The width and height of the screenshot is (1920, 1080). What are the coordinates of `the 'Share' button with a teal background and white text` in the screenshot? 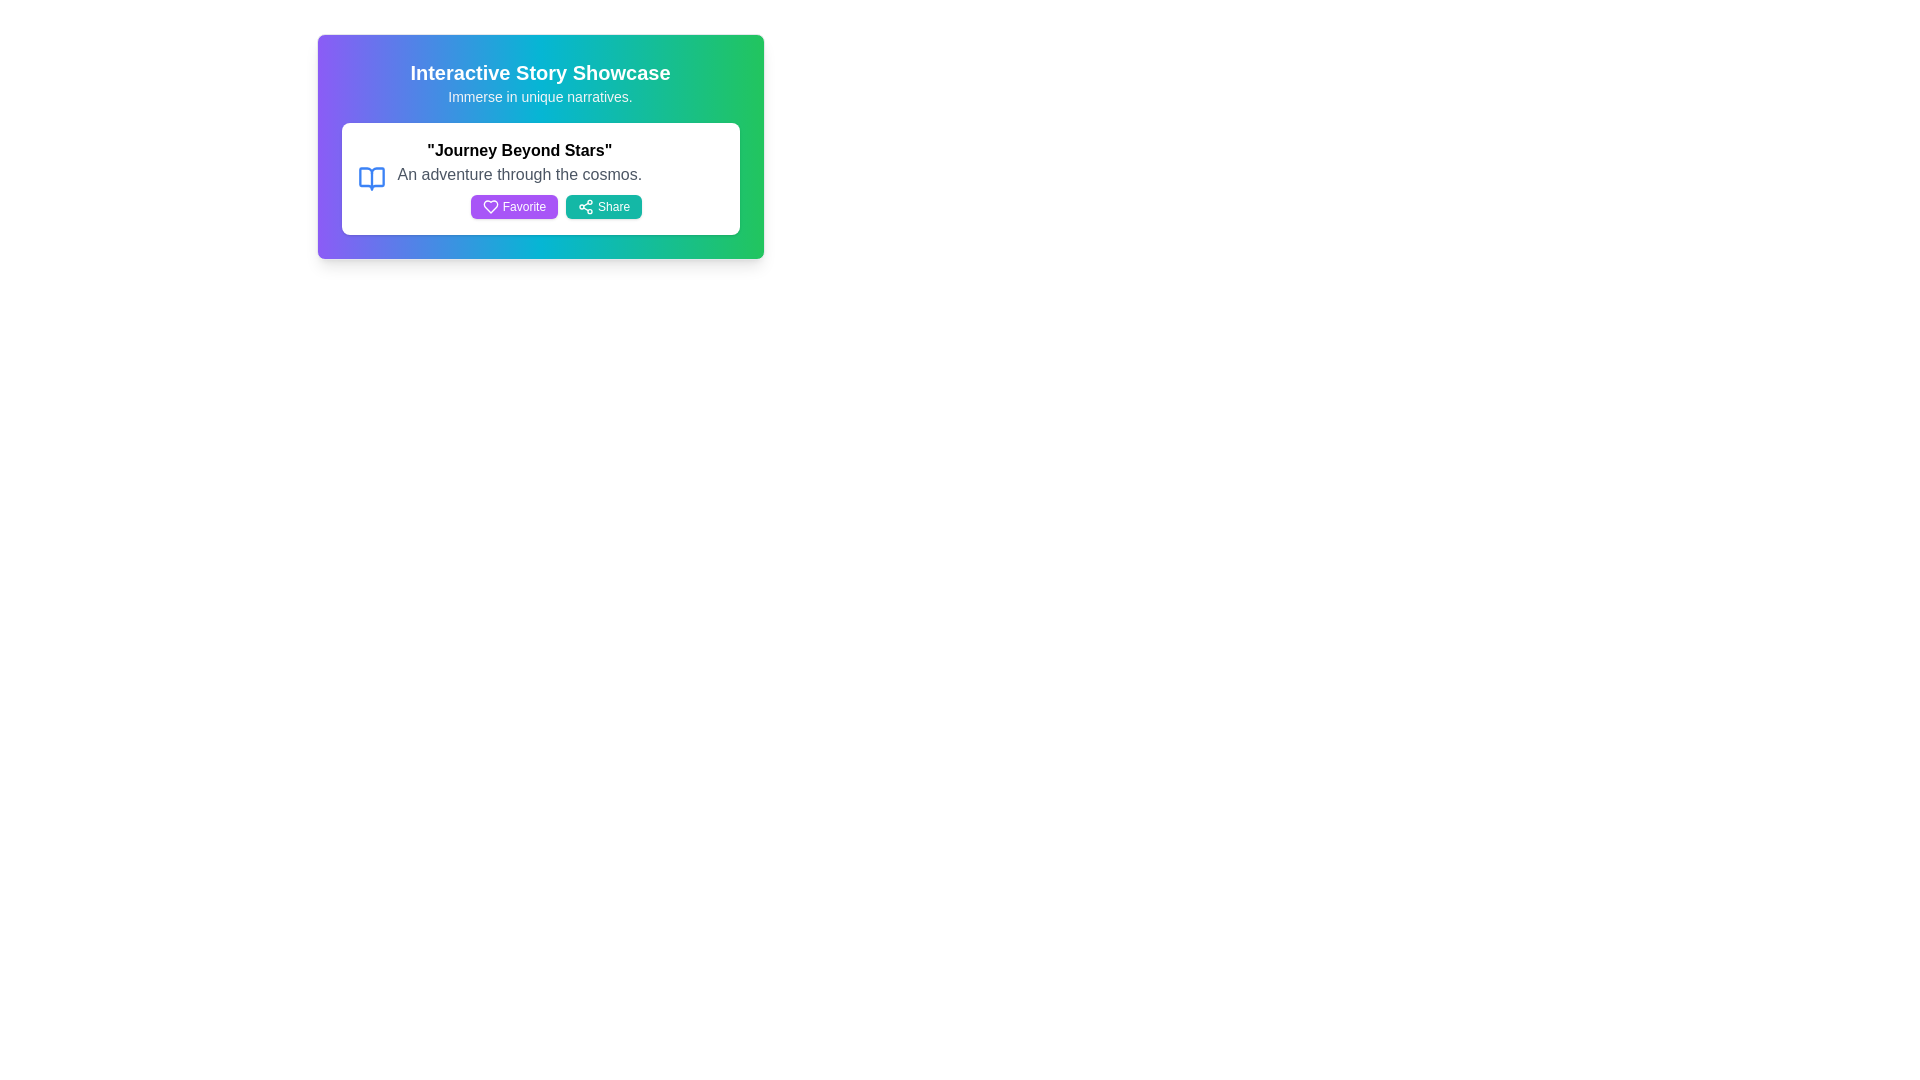 It's located at (603, 207).